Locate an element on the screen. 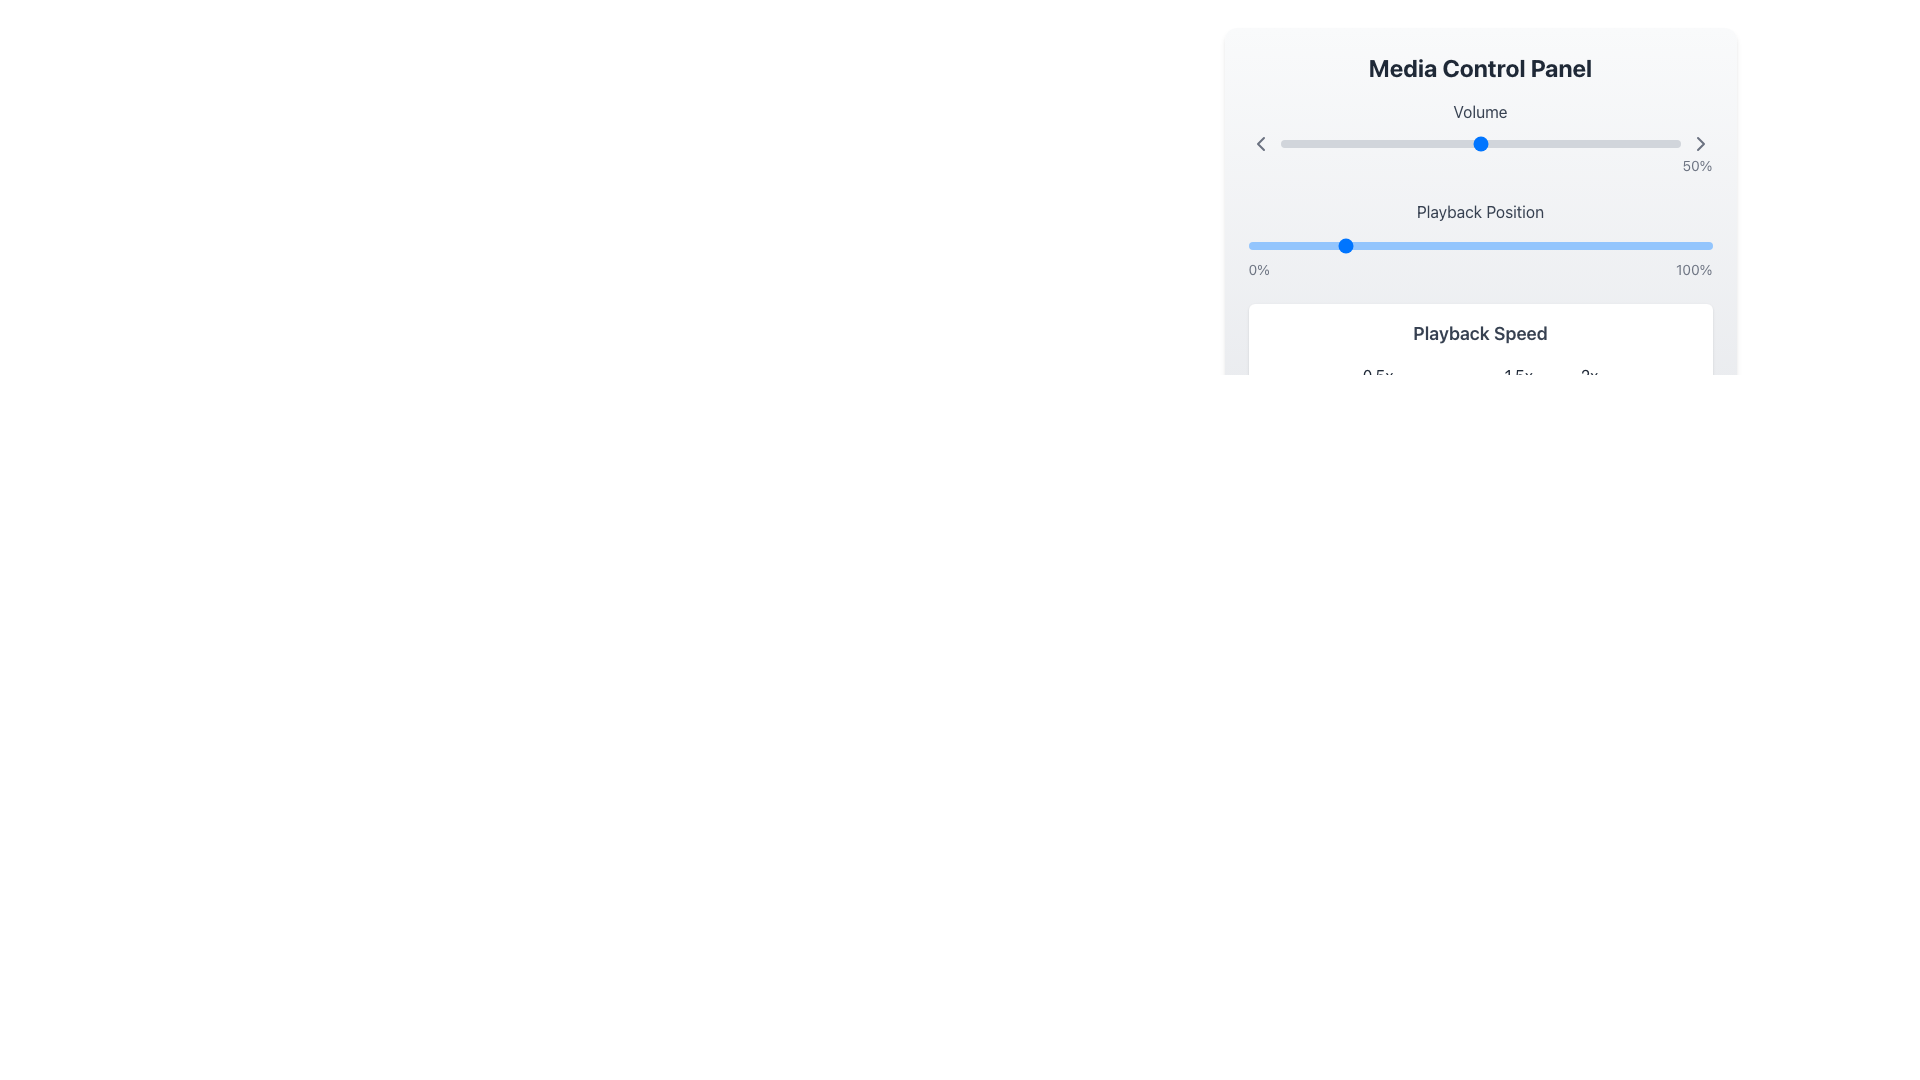 The width and height of the screenshot is (1920, 1080). the 'Playback Speed' selectable options group to choose a speed option is located at coordinates (1480, 357).